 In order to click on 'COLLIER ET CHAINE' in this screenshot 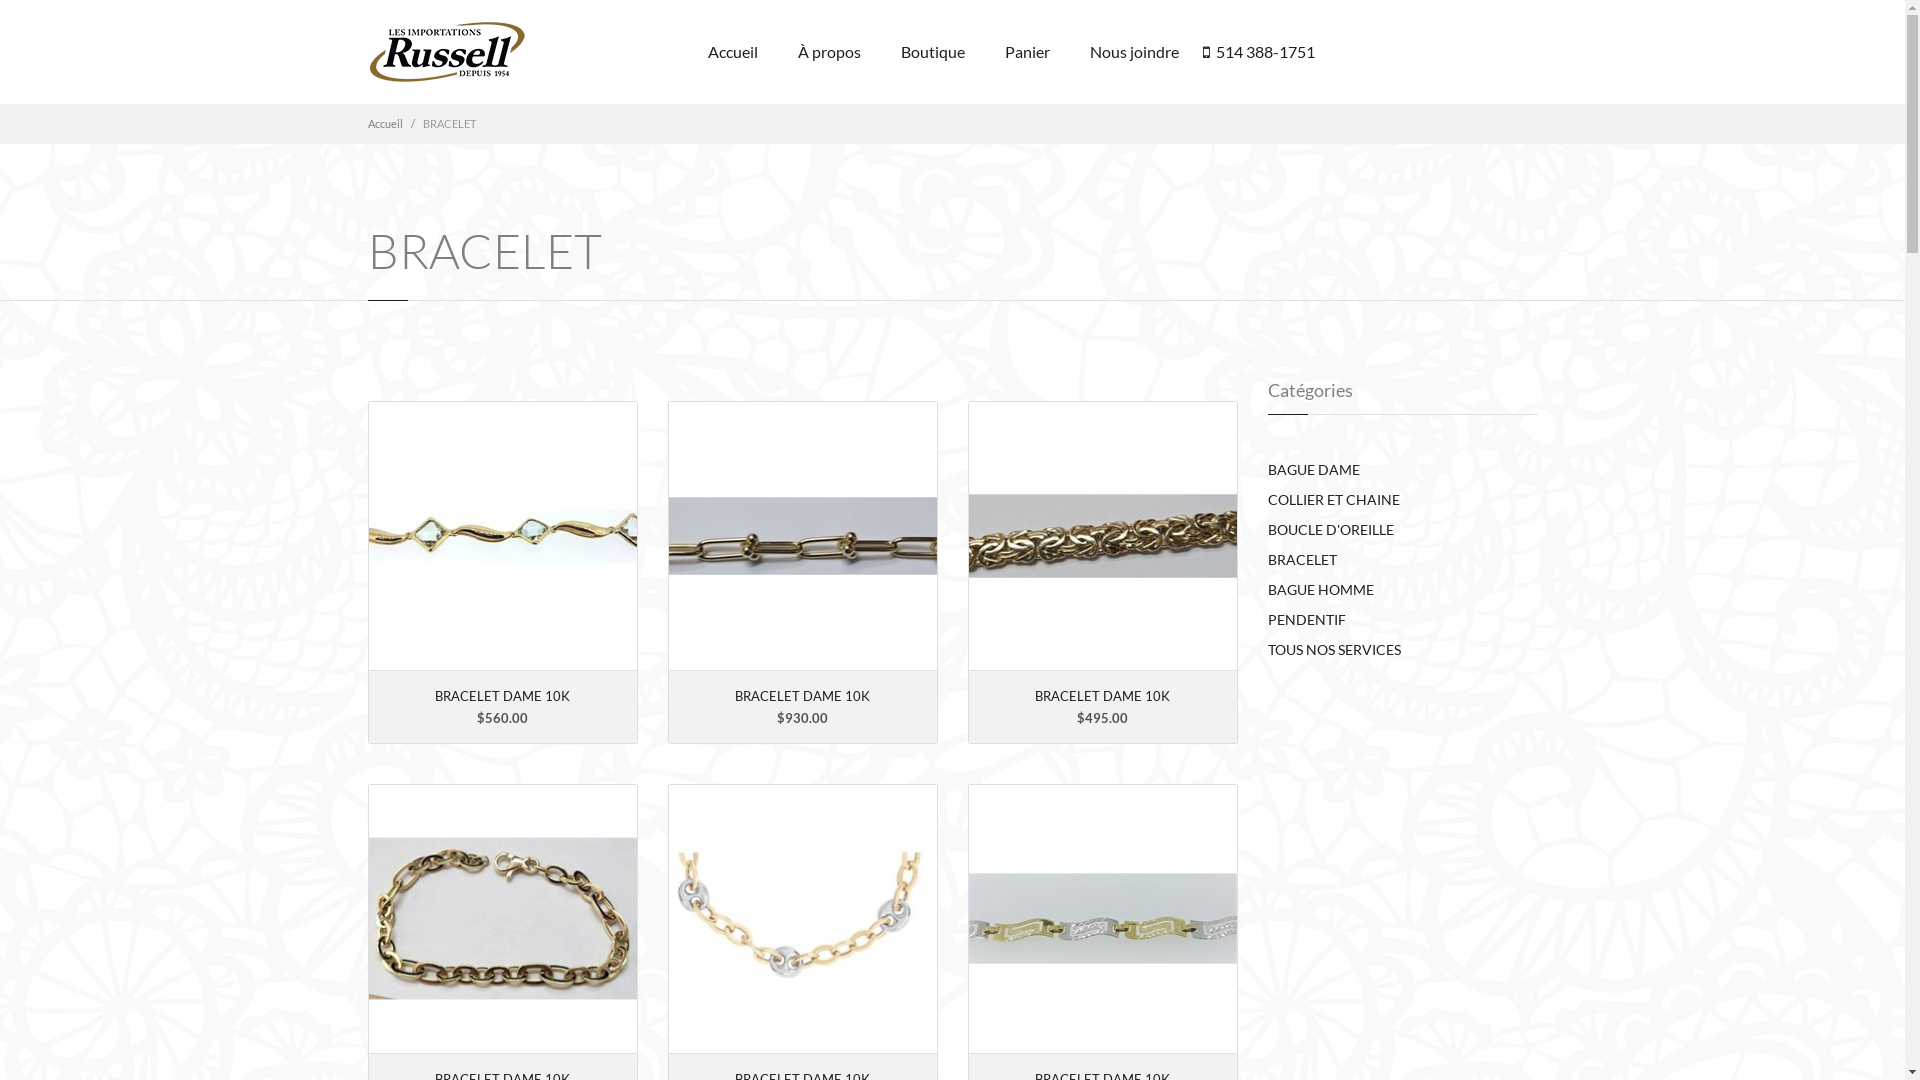, I will do `click(1334, 498)`.